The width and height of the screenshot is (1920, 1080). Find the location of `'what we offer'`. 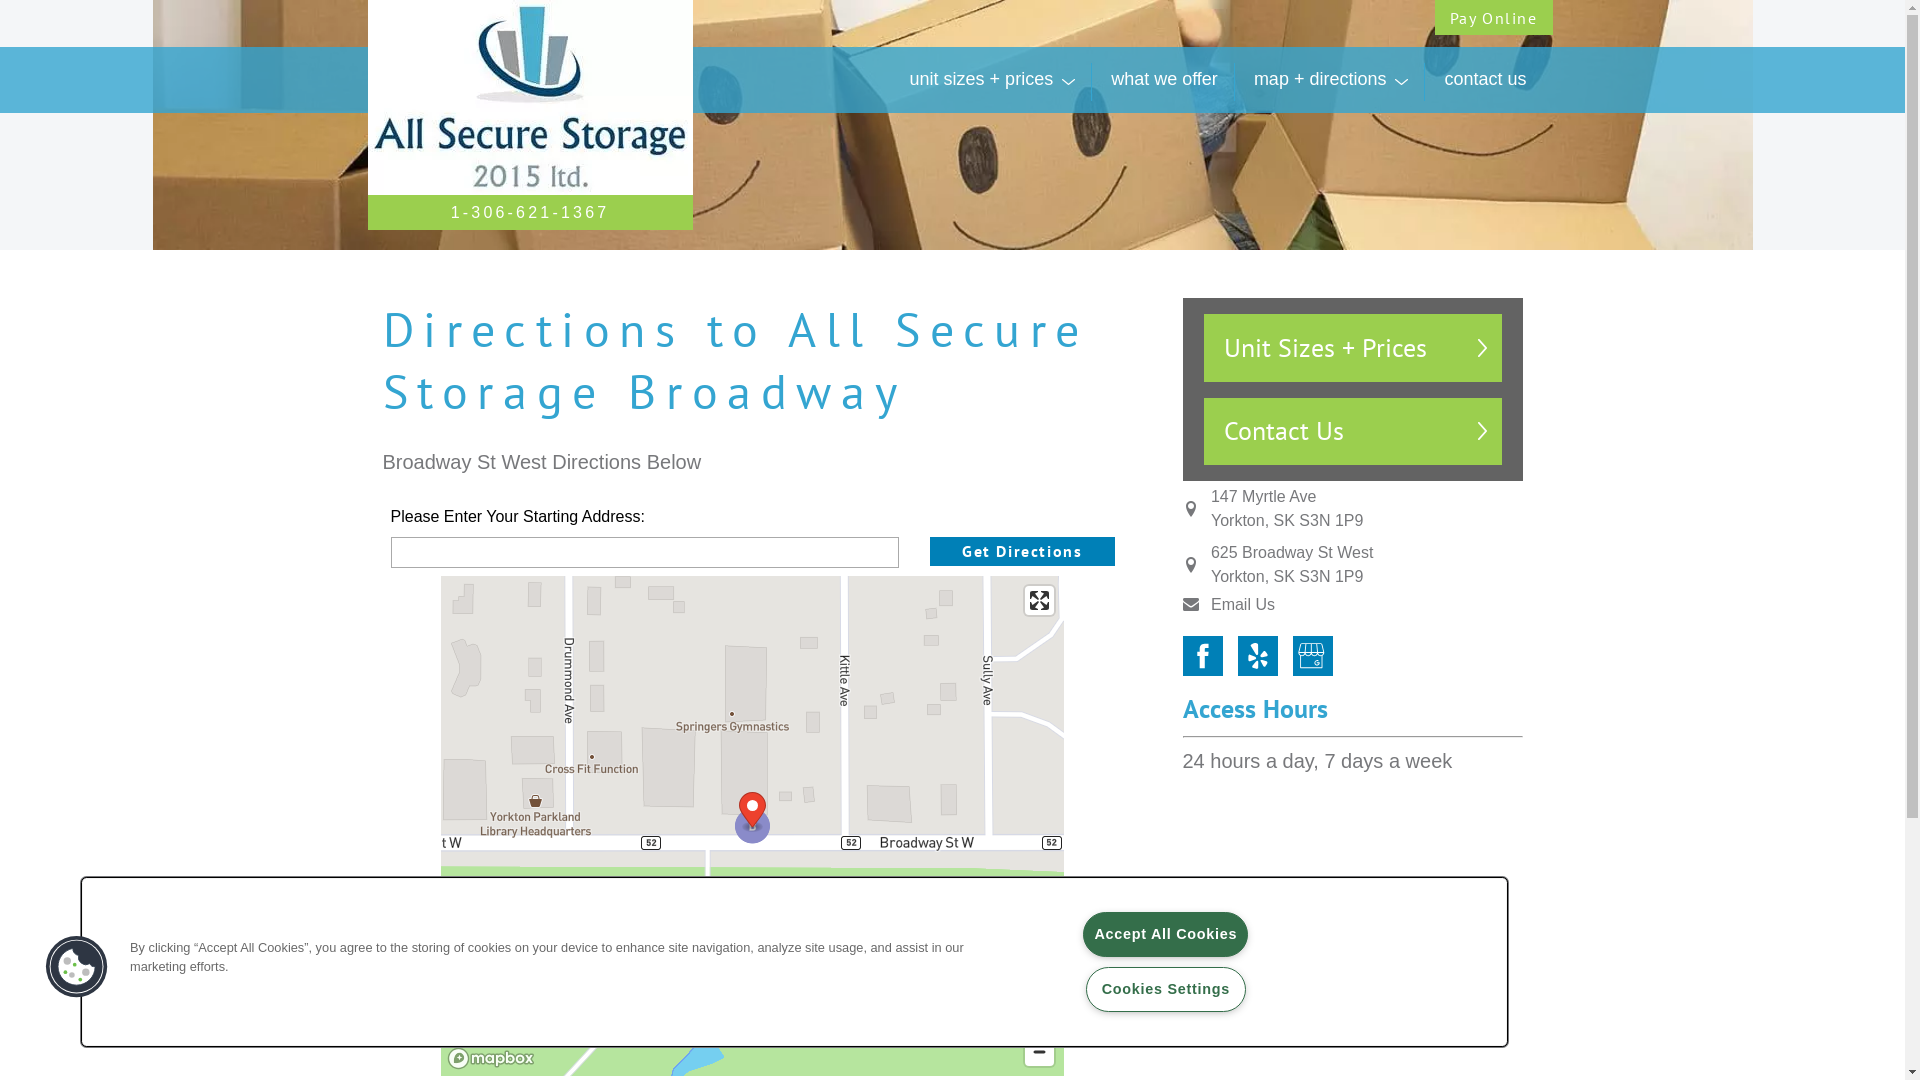

'what we offer' is located at coordinates (1099, 78).